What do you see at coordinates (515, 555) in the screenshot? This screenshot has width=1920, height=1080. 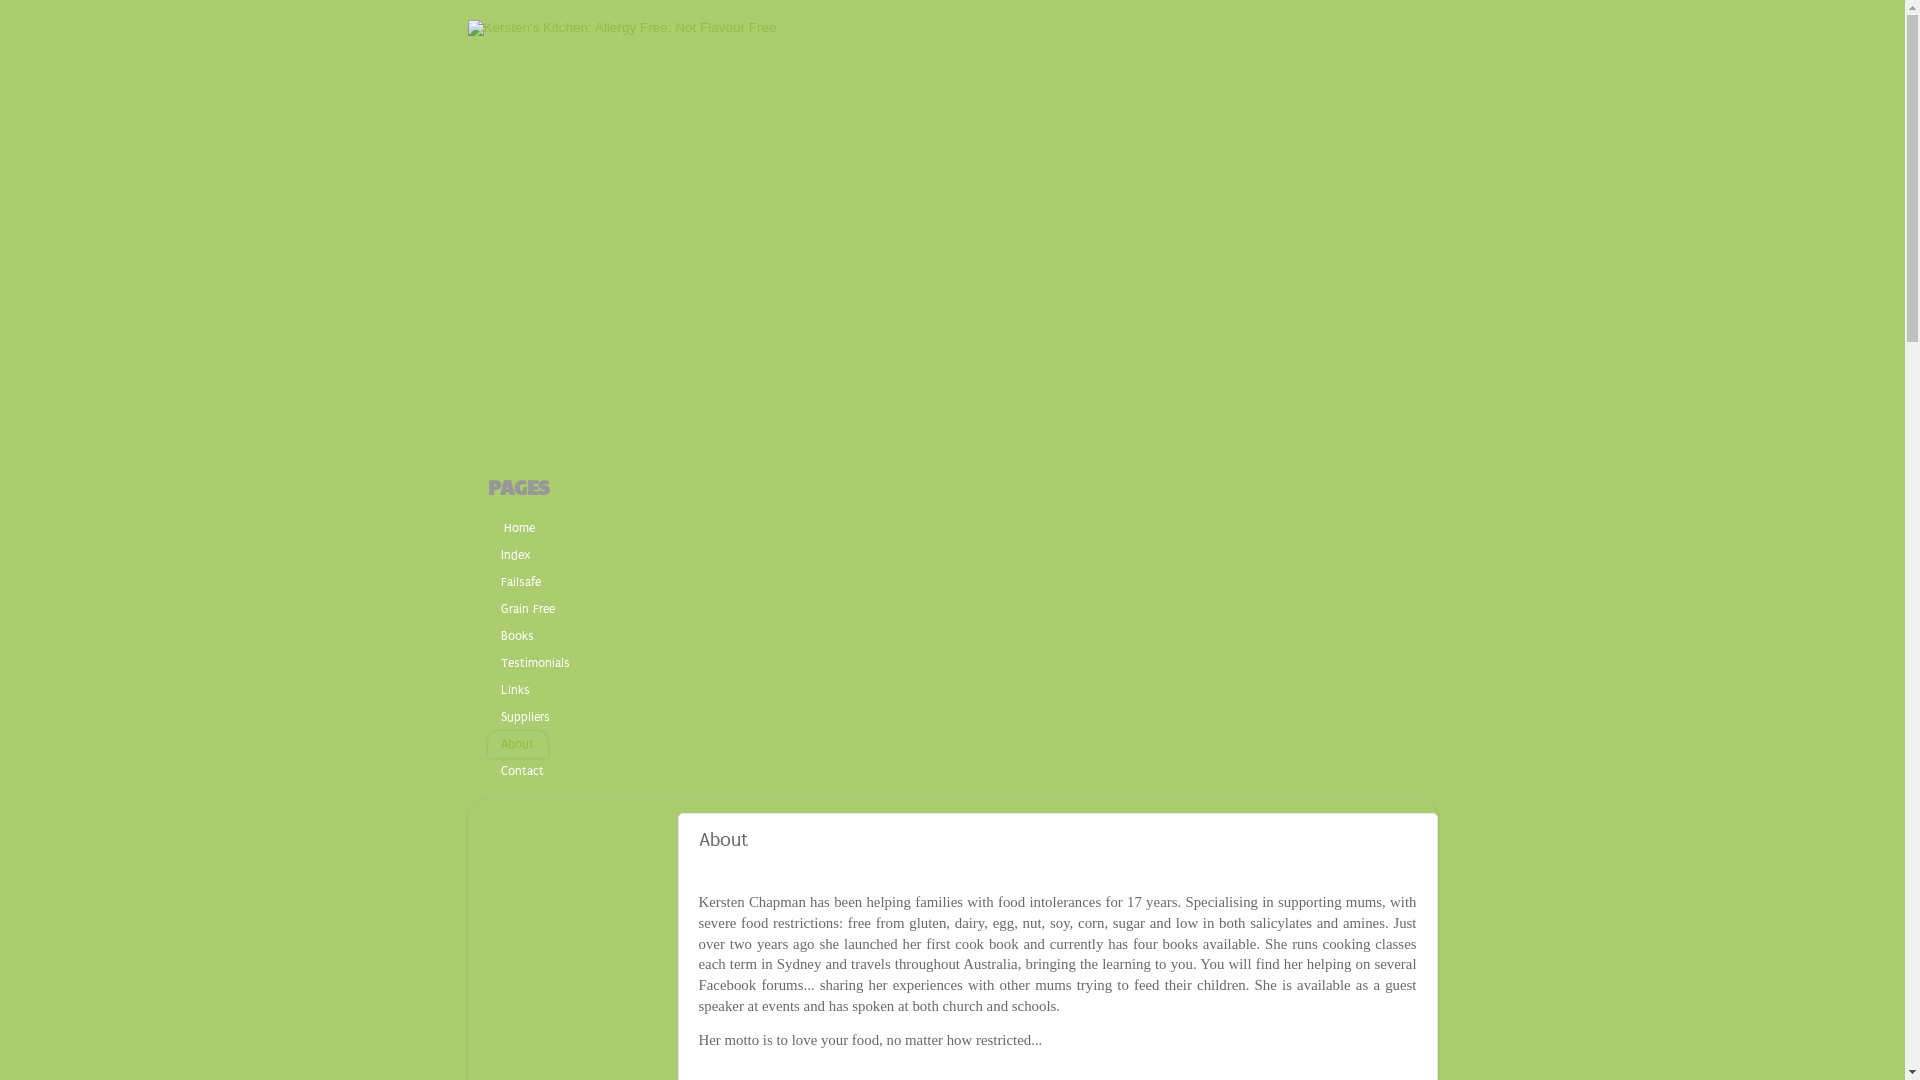 I see `'Index'` at bounding box center [515, 555].